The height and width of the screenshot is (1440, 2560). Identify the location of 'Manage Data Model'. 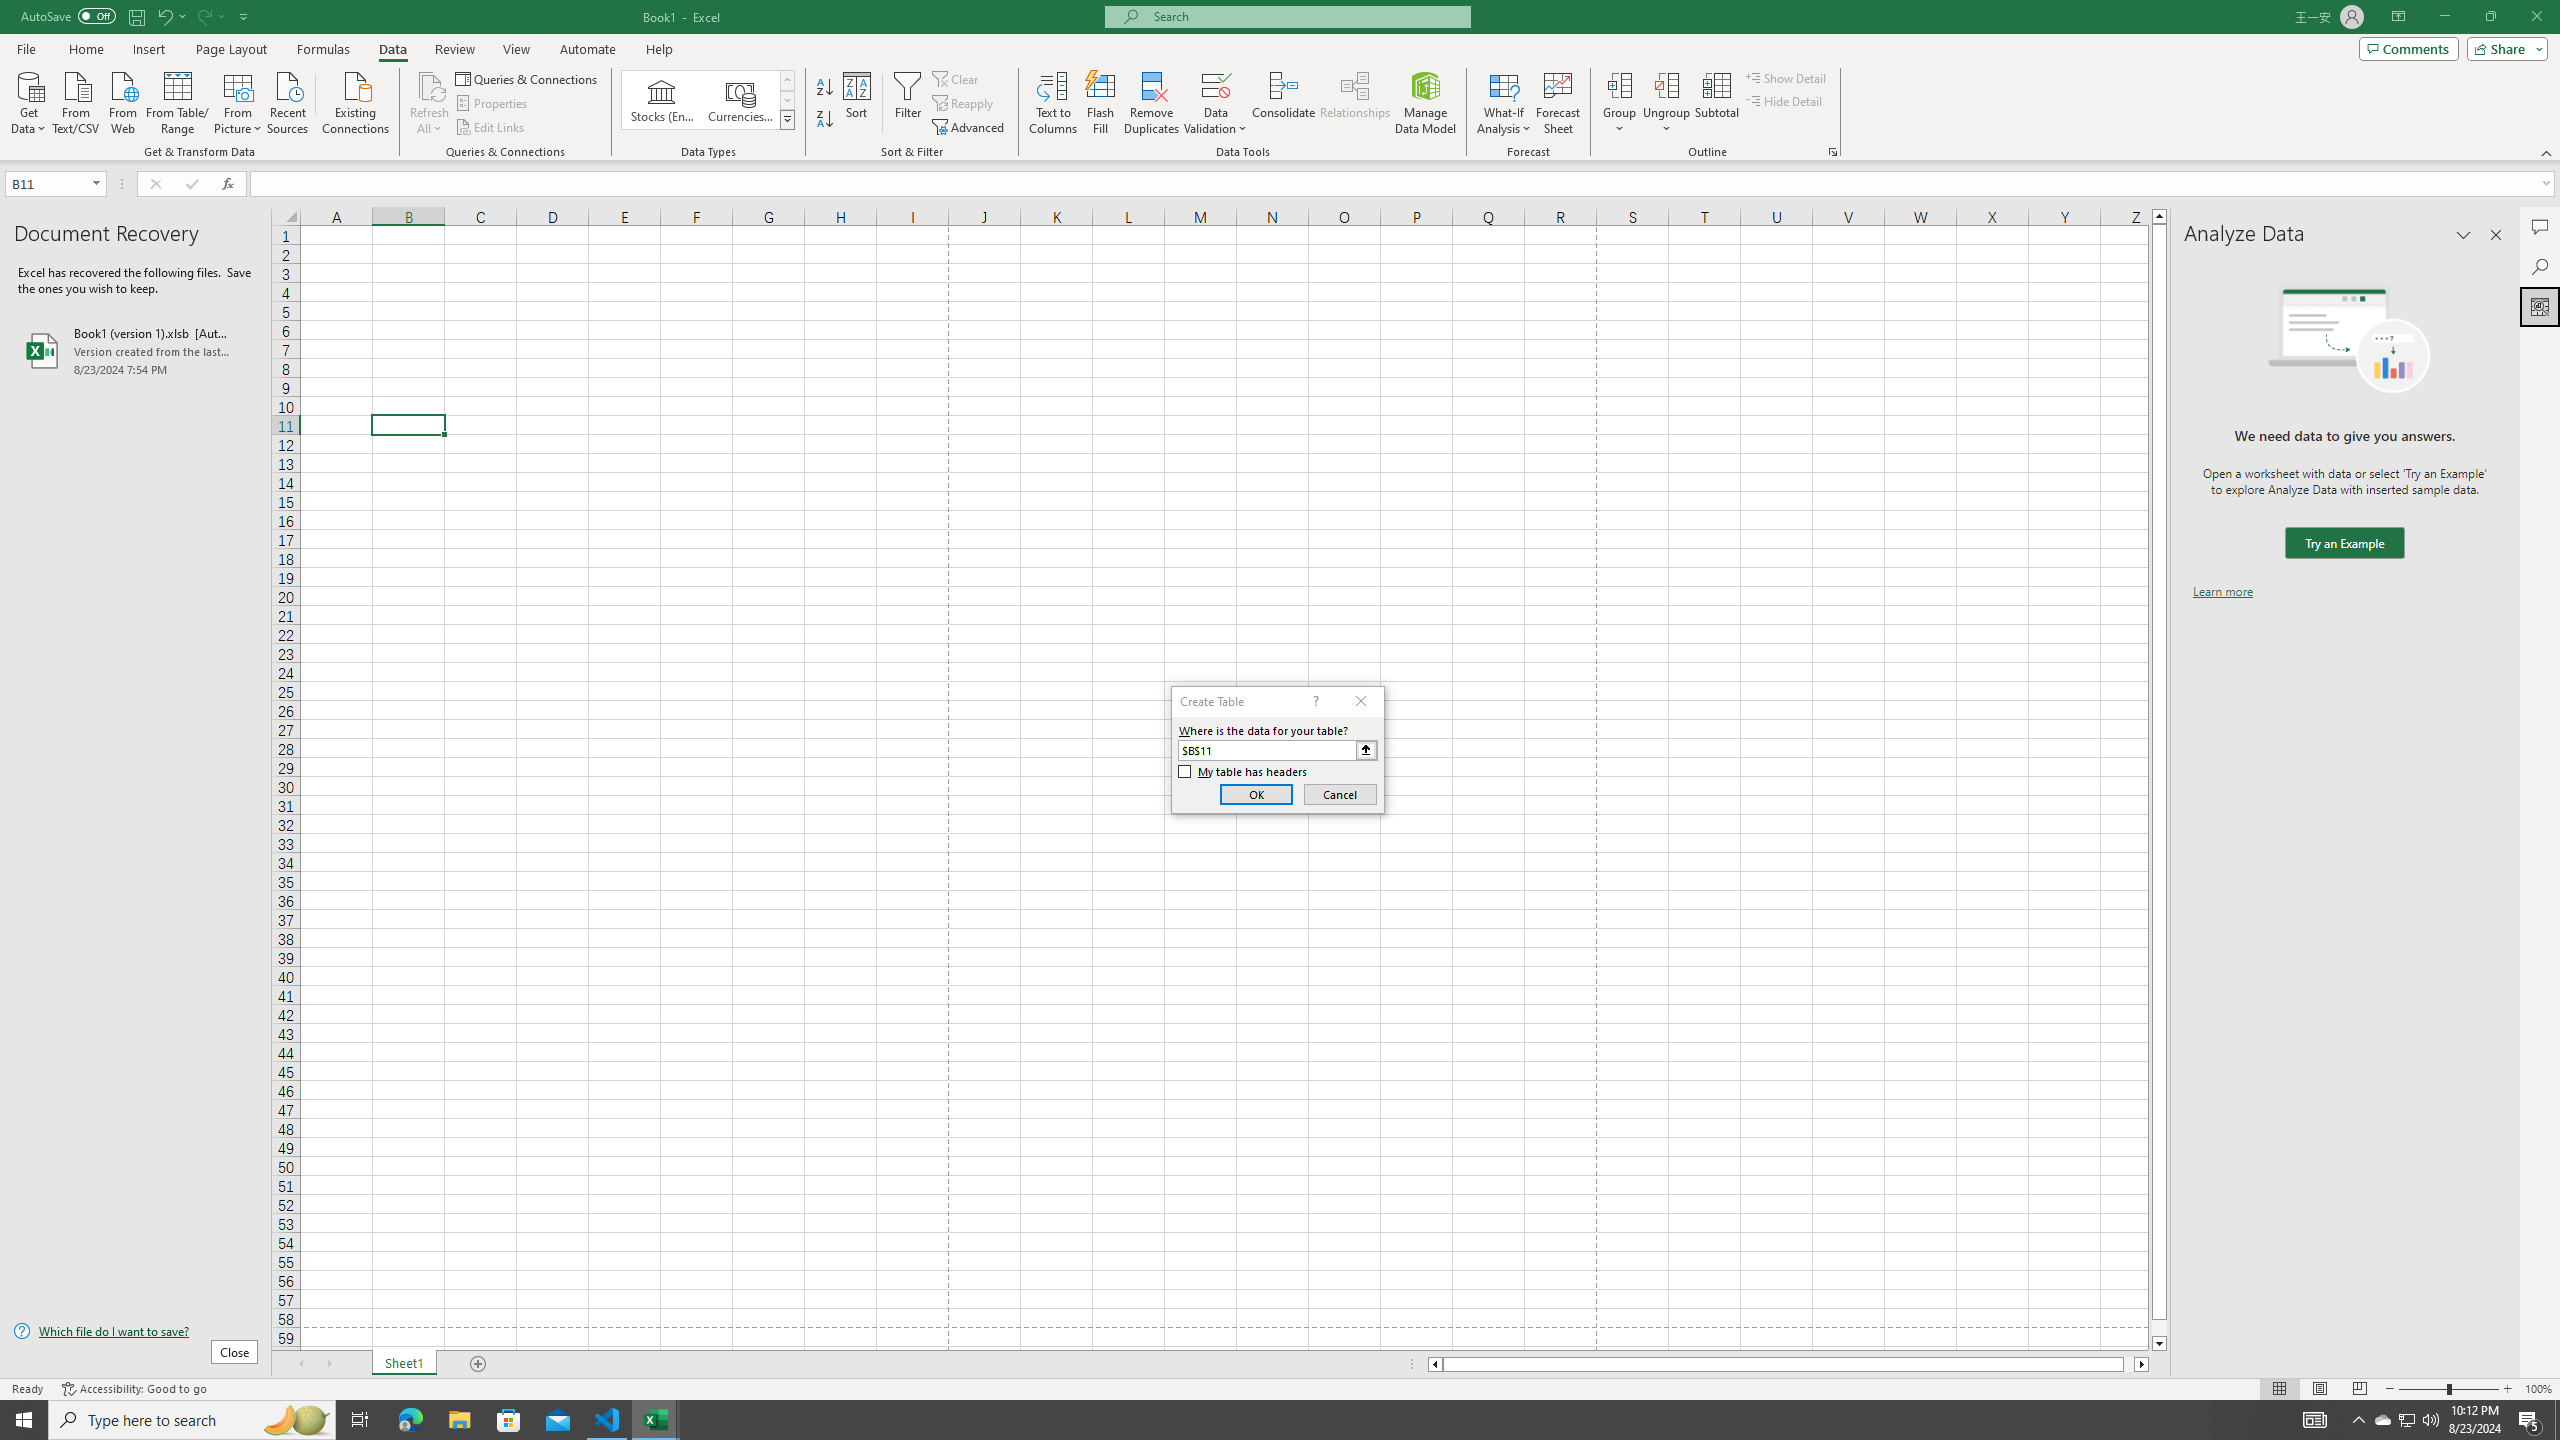
(1424, 103).